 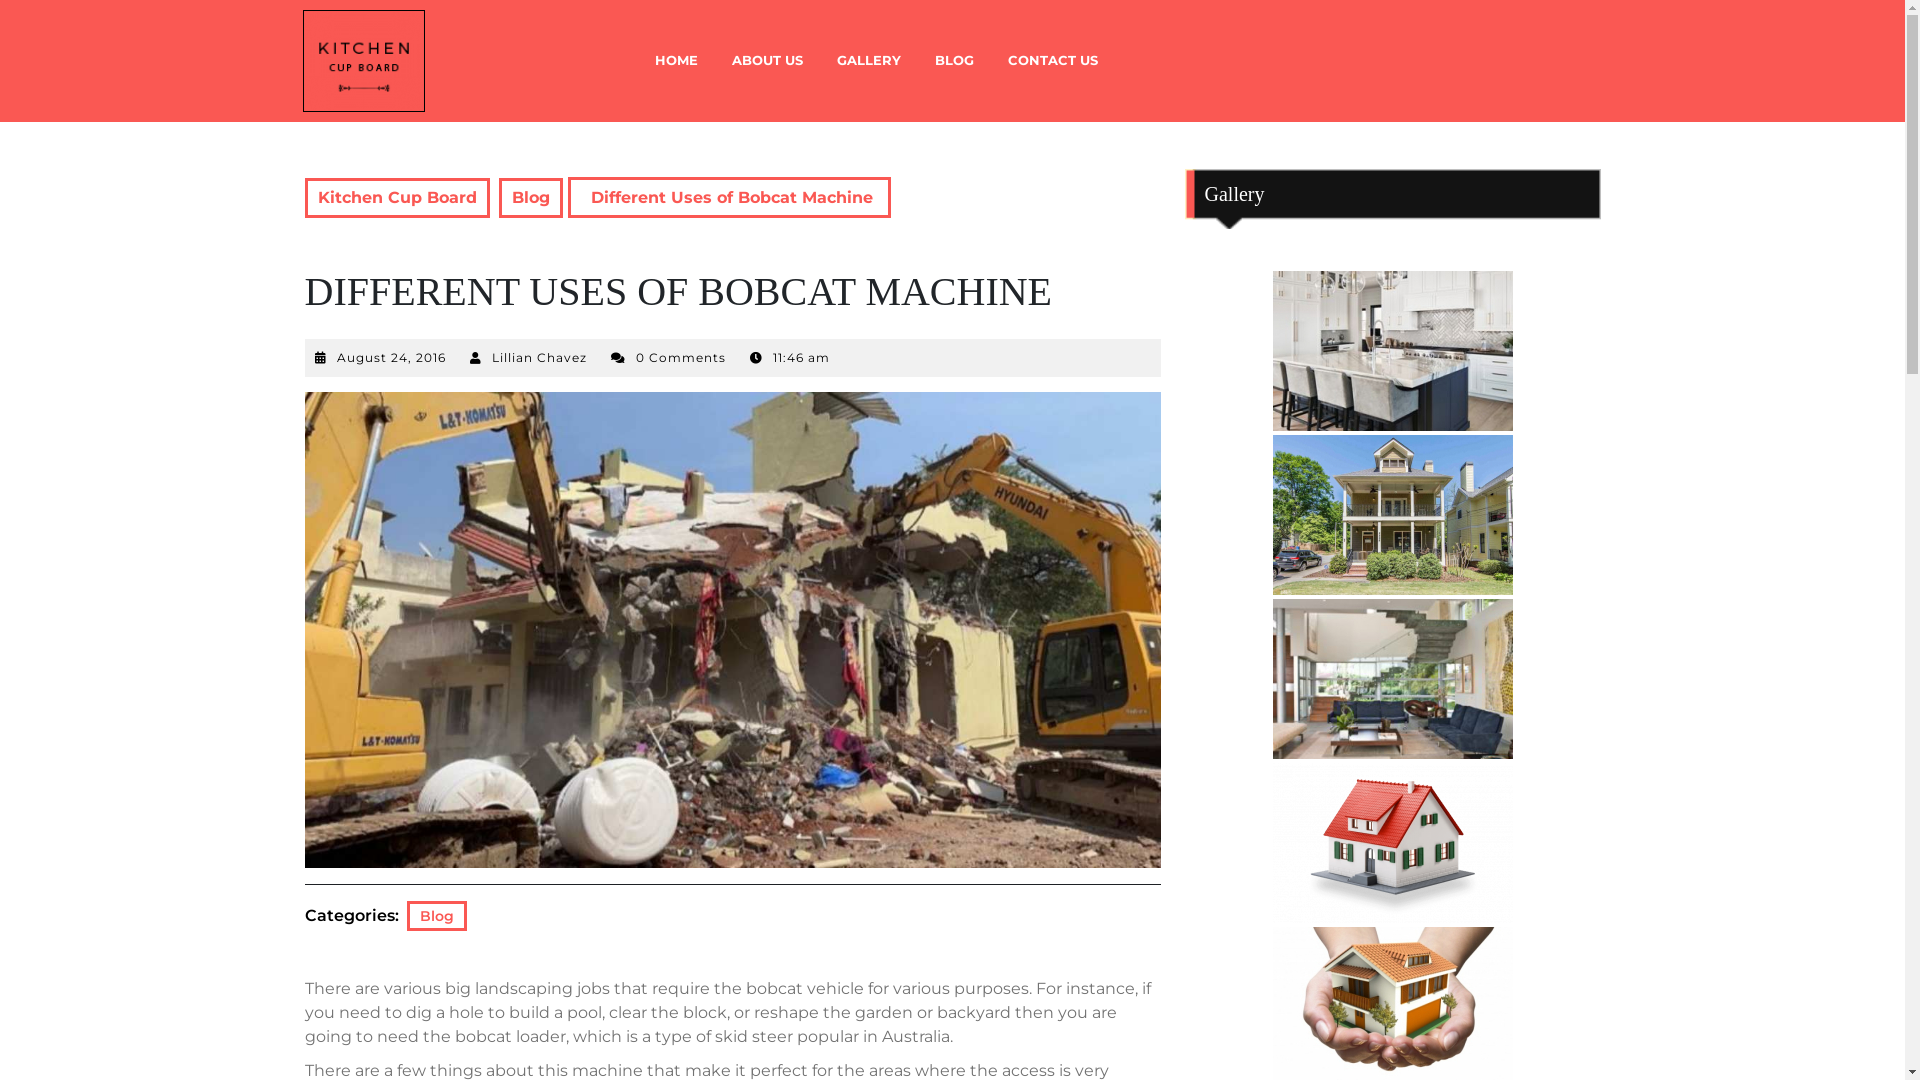 I want to click on 'Blog', so click(x=529, y=197).